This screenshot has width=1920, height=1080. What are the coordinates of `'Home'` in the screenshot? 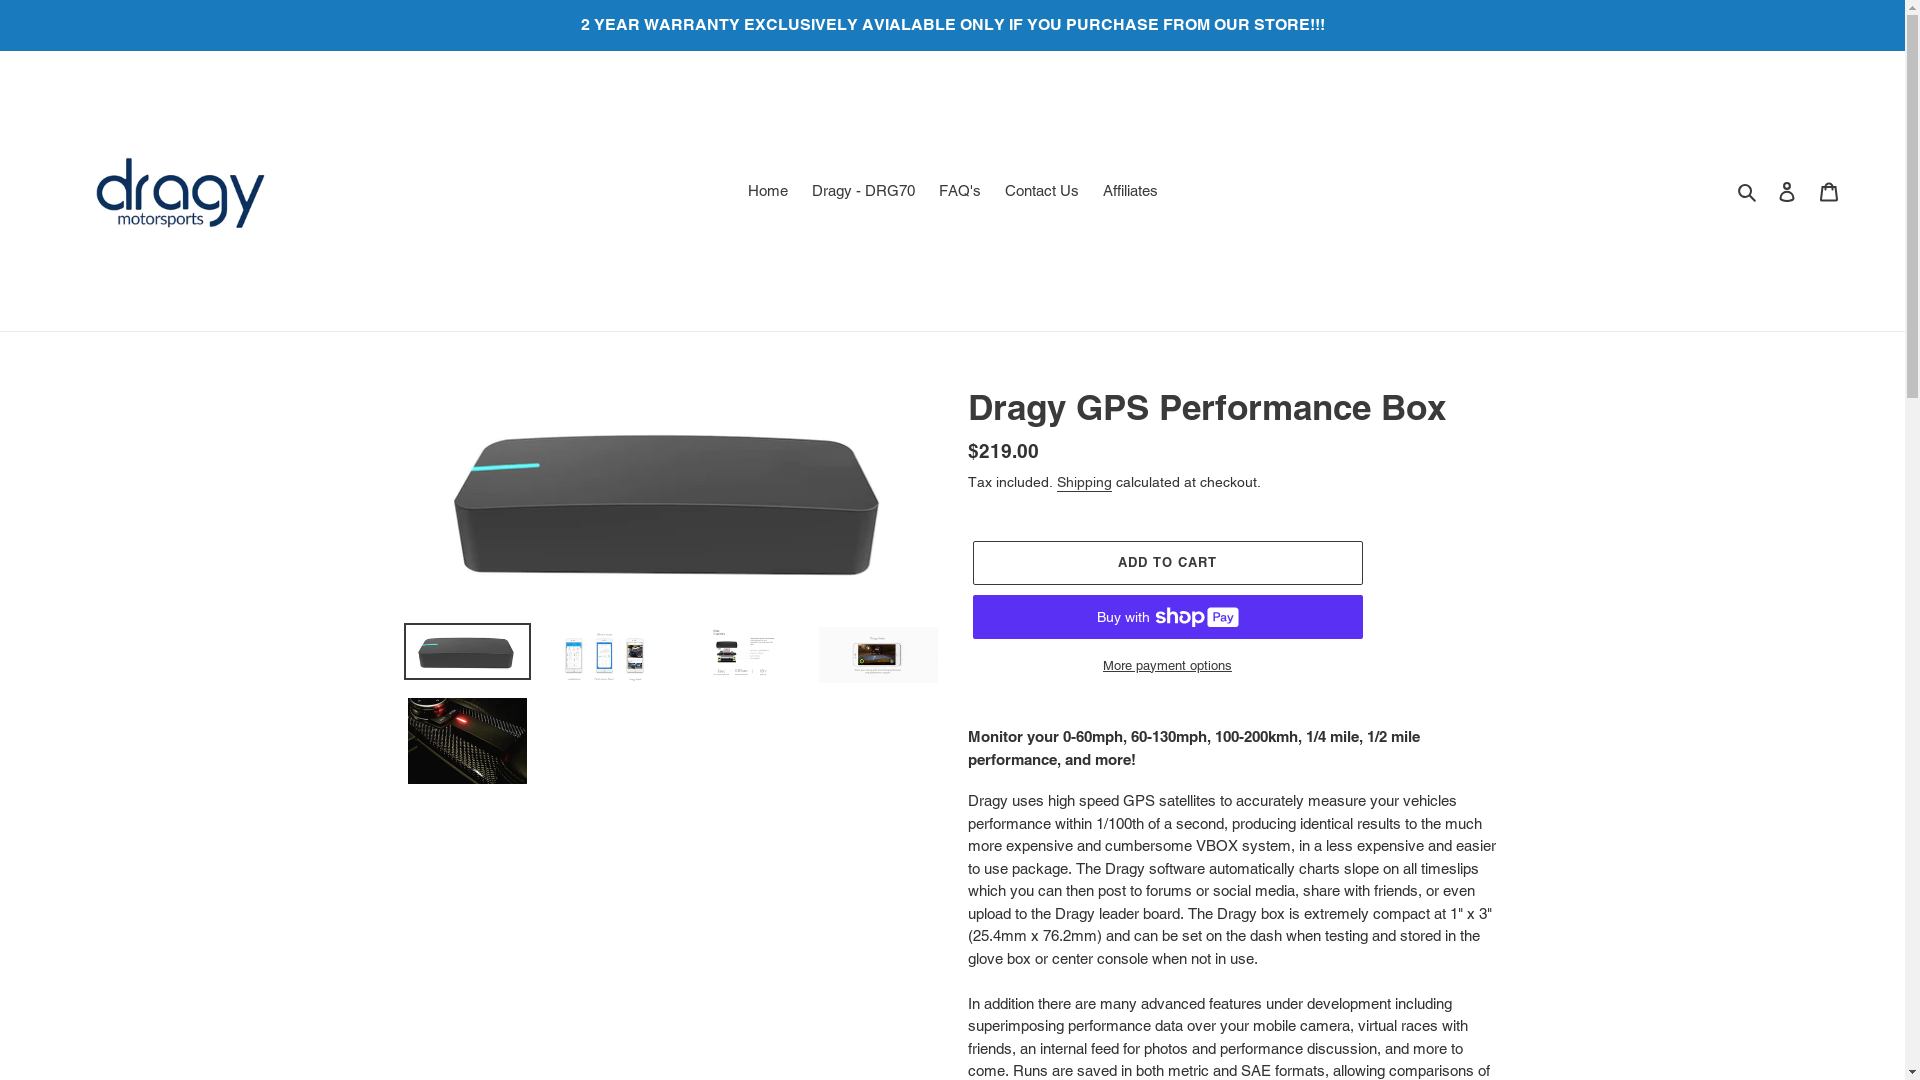 It's located at (767, 191).